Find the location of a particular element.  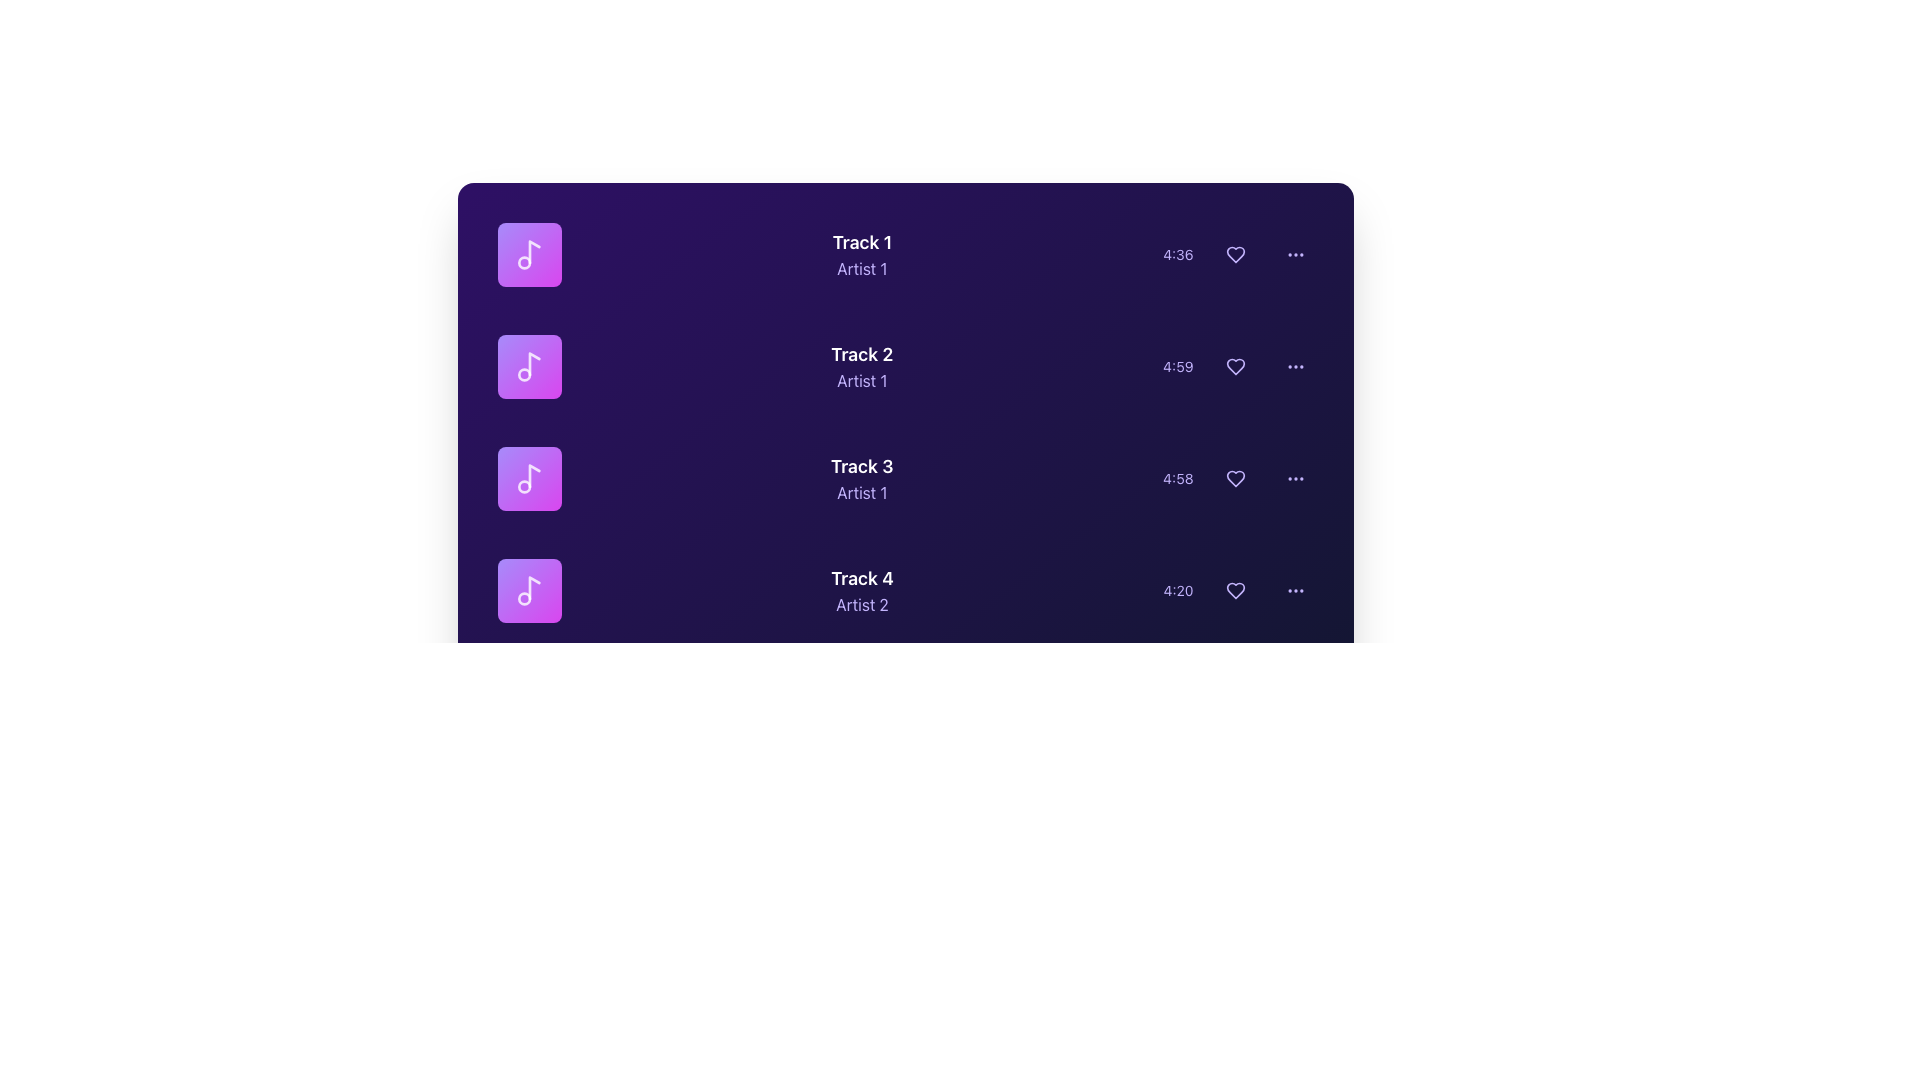

the heart-shaped icon button in the music player interface to check if it highlights is located at coordinates (1234, 366).